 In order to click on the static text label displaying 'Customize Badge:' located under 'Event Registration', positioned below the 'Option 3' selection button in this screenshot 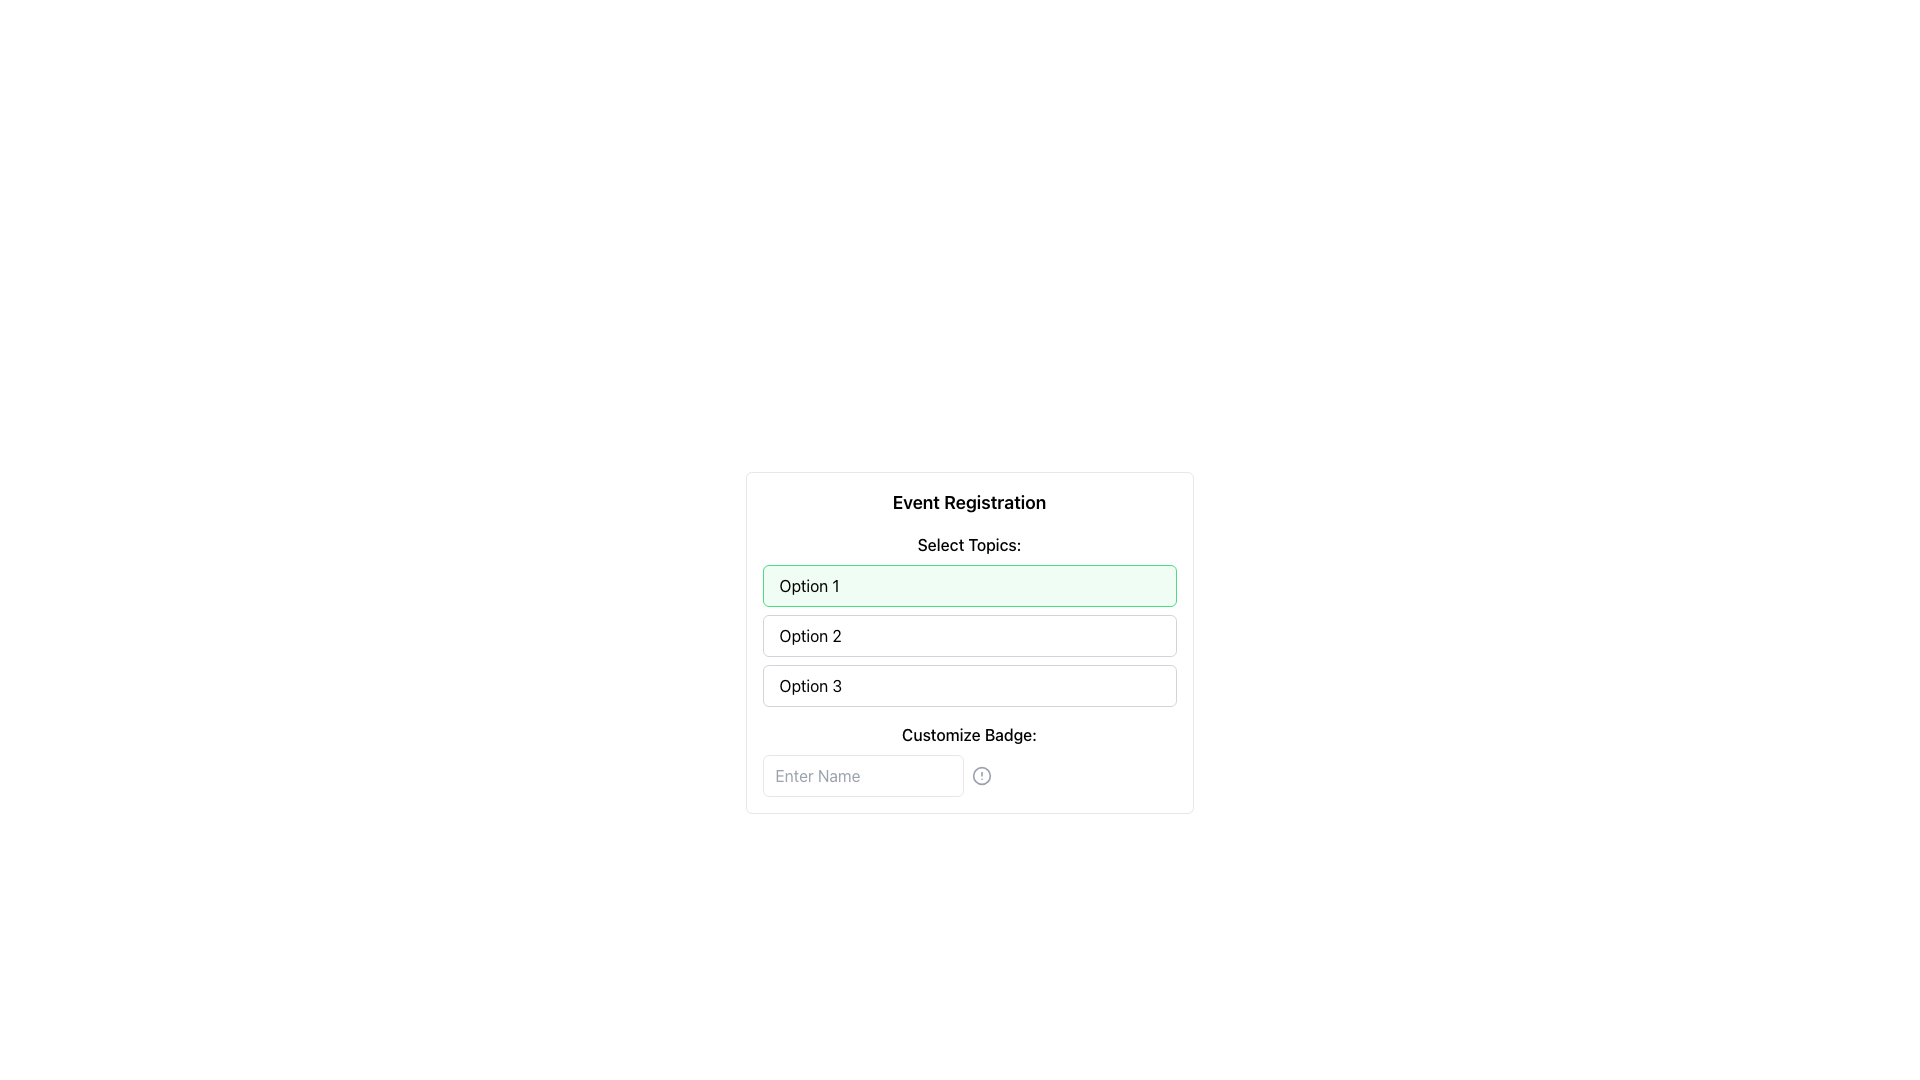, I will do `click(969, 735)`.